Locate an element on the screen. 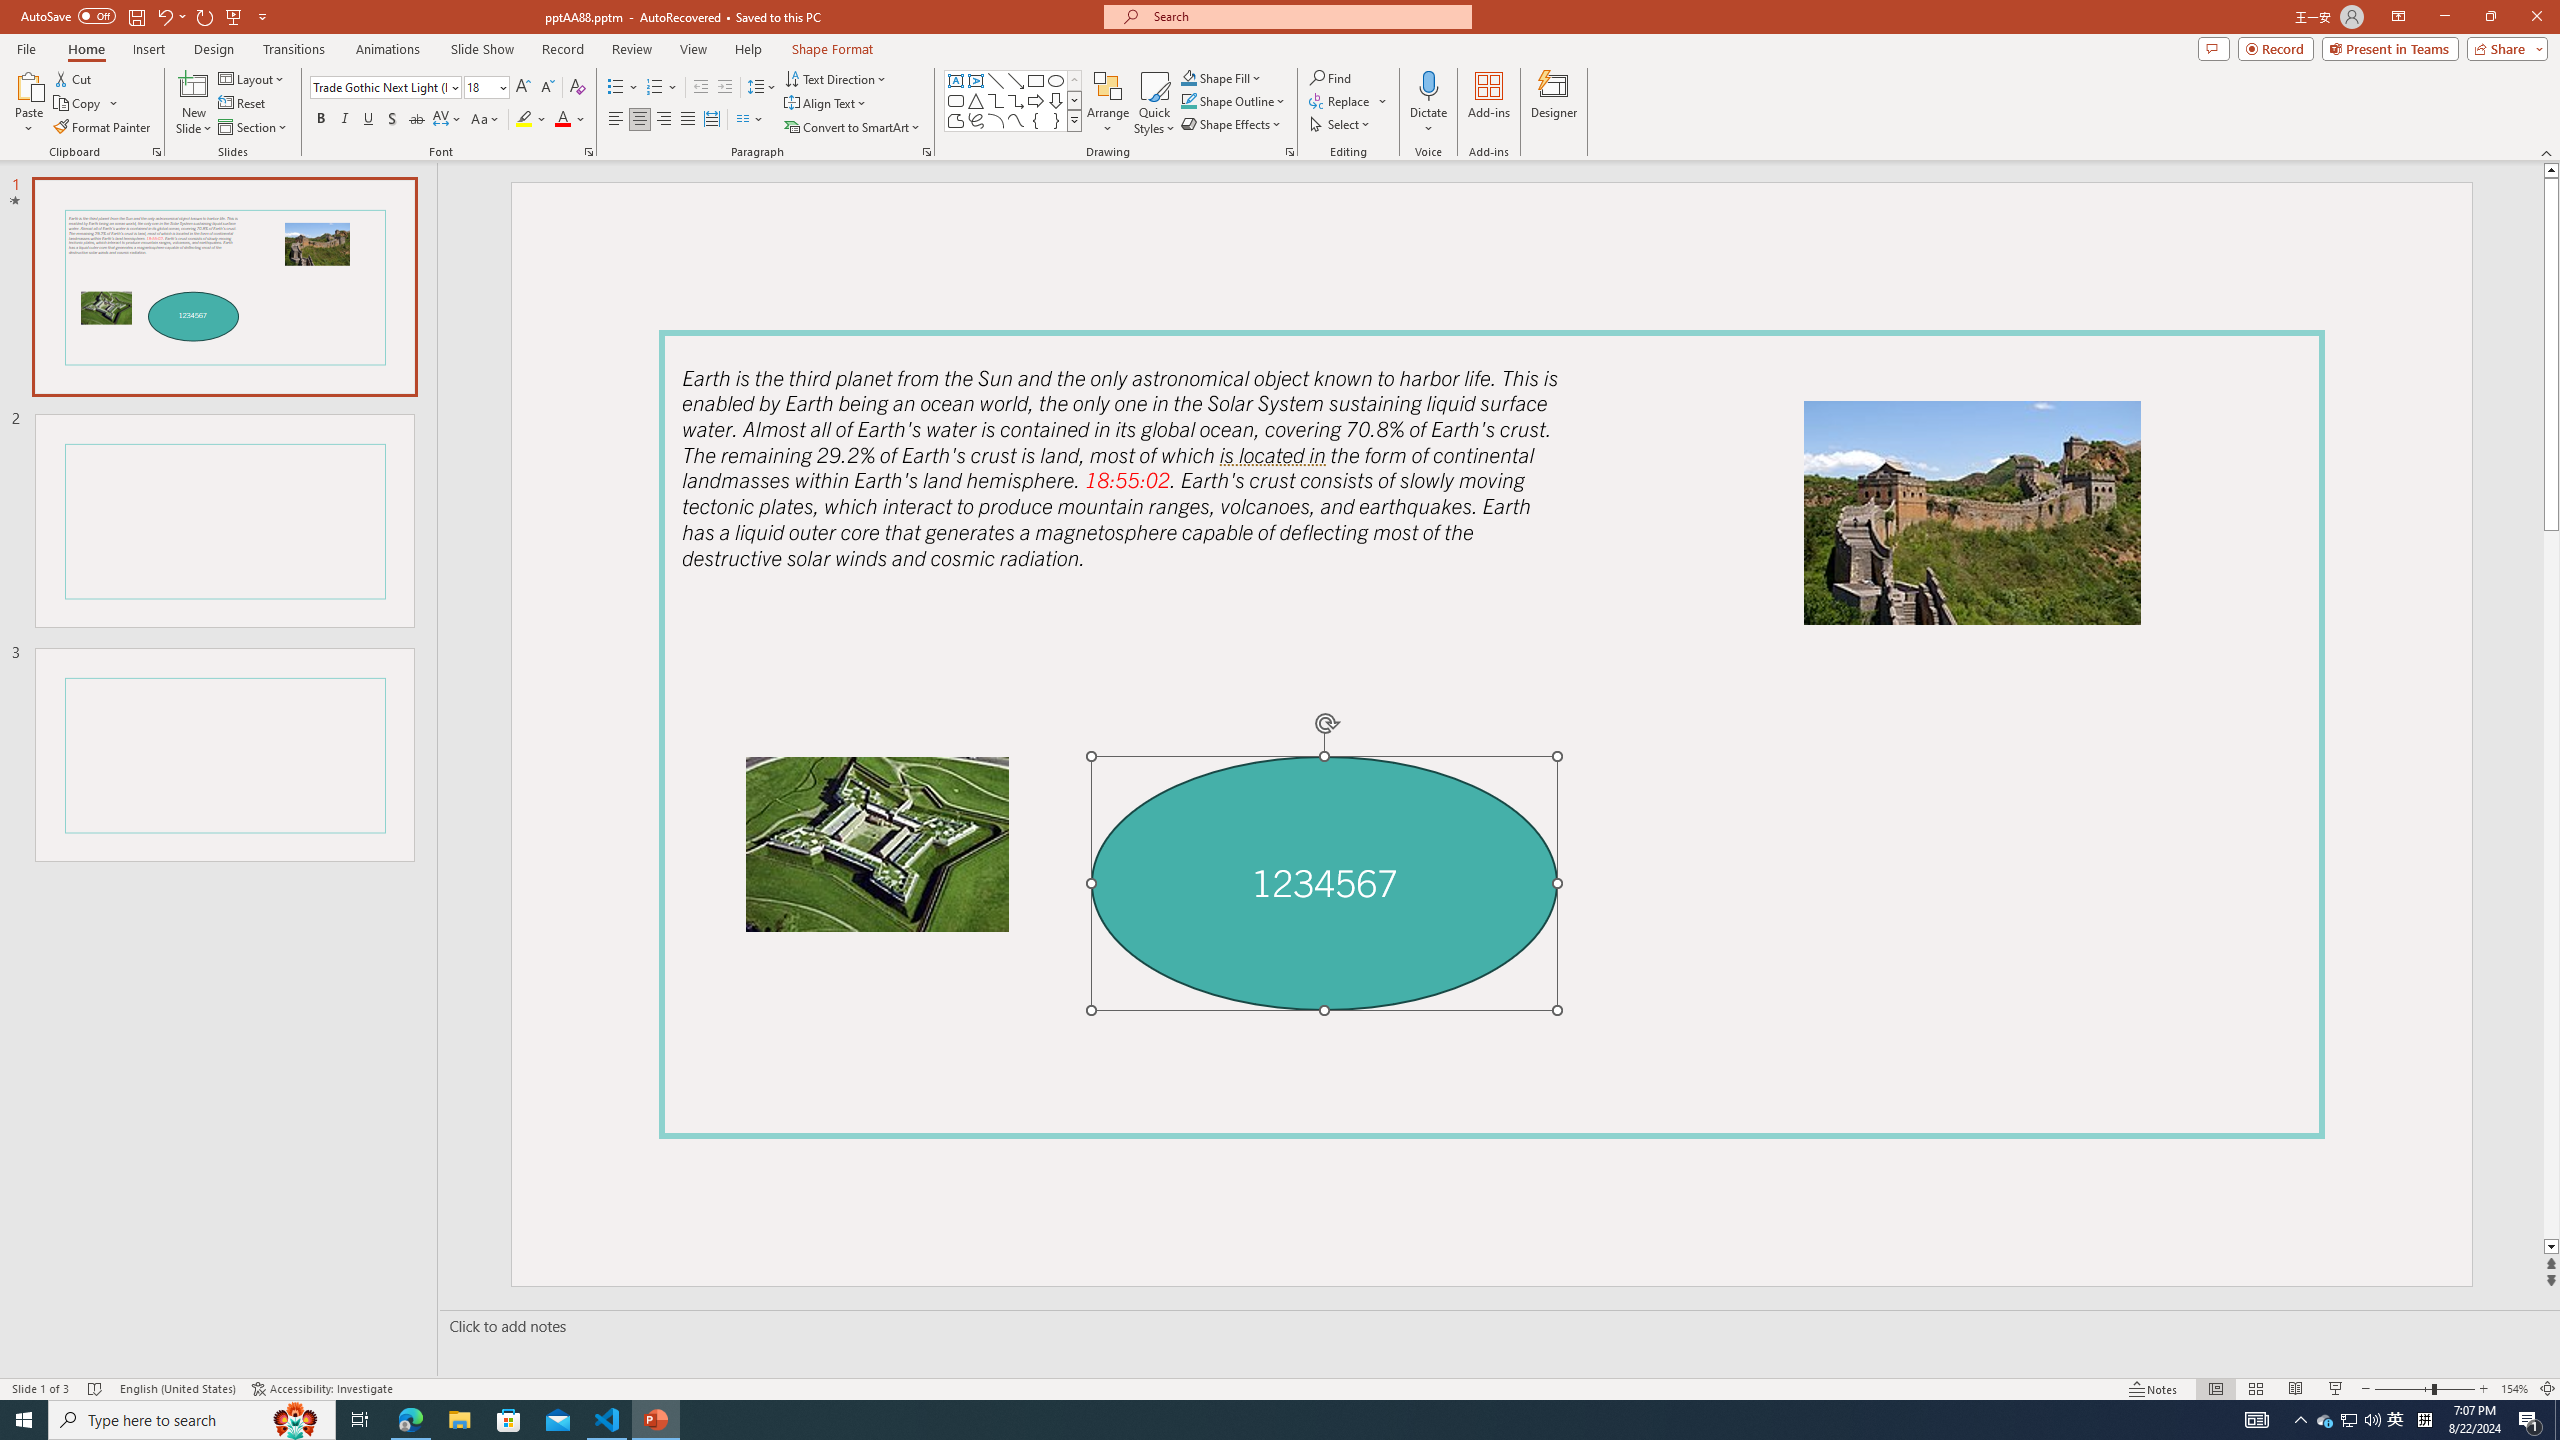 Image resolution: width=2560 pixels, height=1440 pixels. 'Zoom 154%' is located at coordinates (2515, 1389).